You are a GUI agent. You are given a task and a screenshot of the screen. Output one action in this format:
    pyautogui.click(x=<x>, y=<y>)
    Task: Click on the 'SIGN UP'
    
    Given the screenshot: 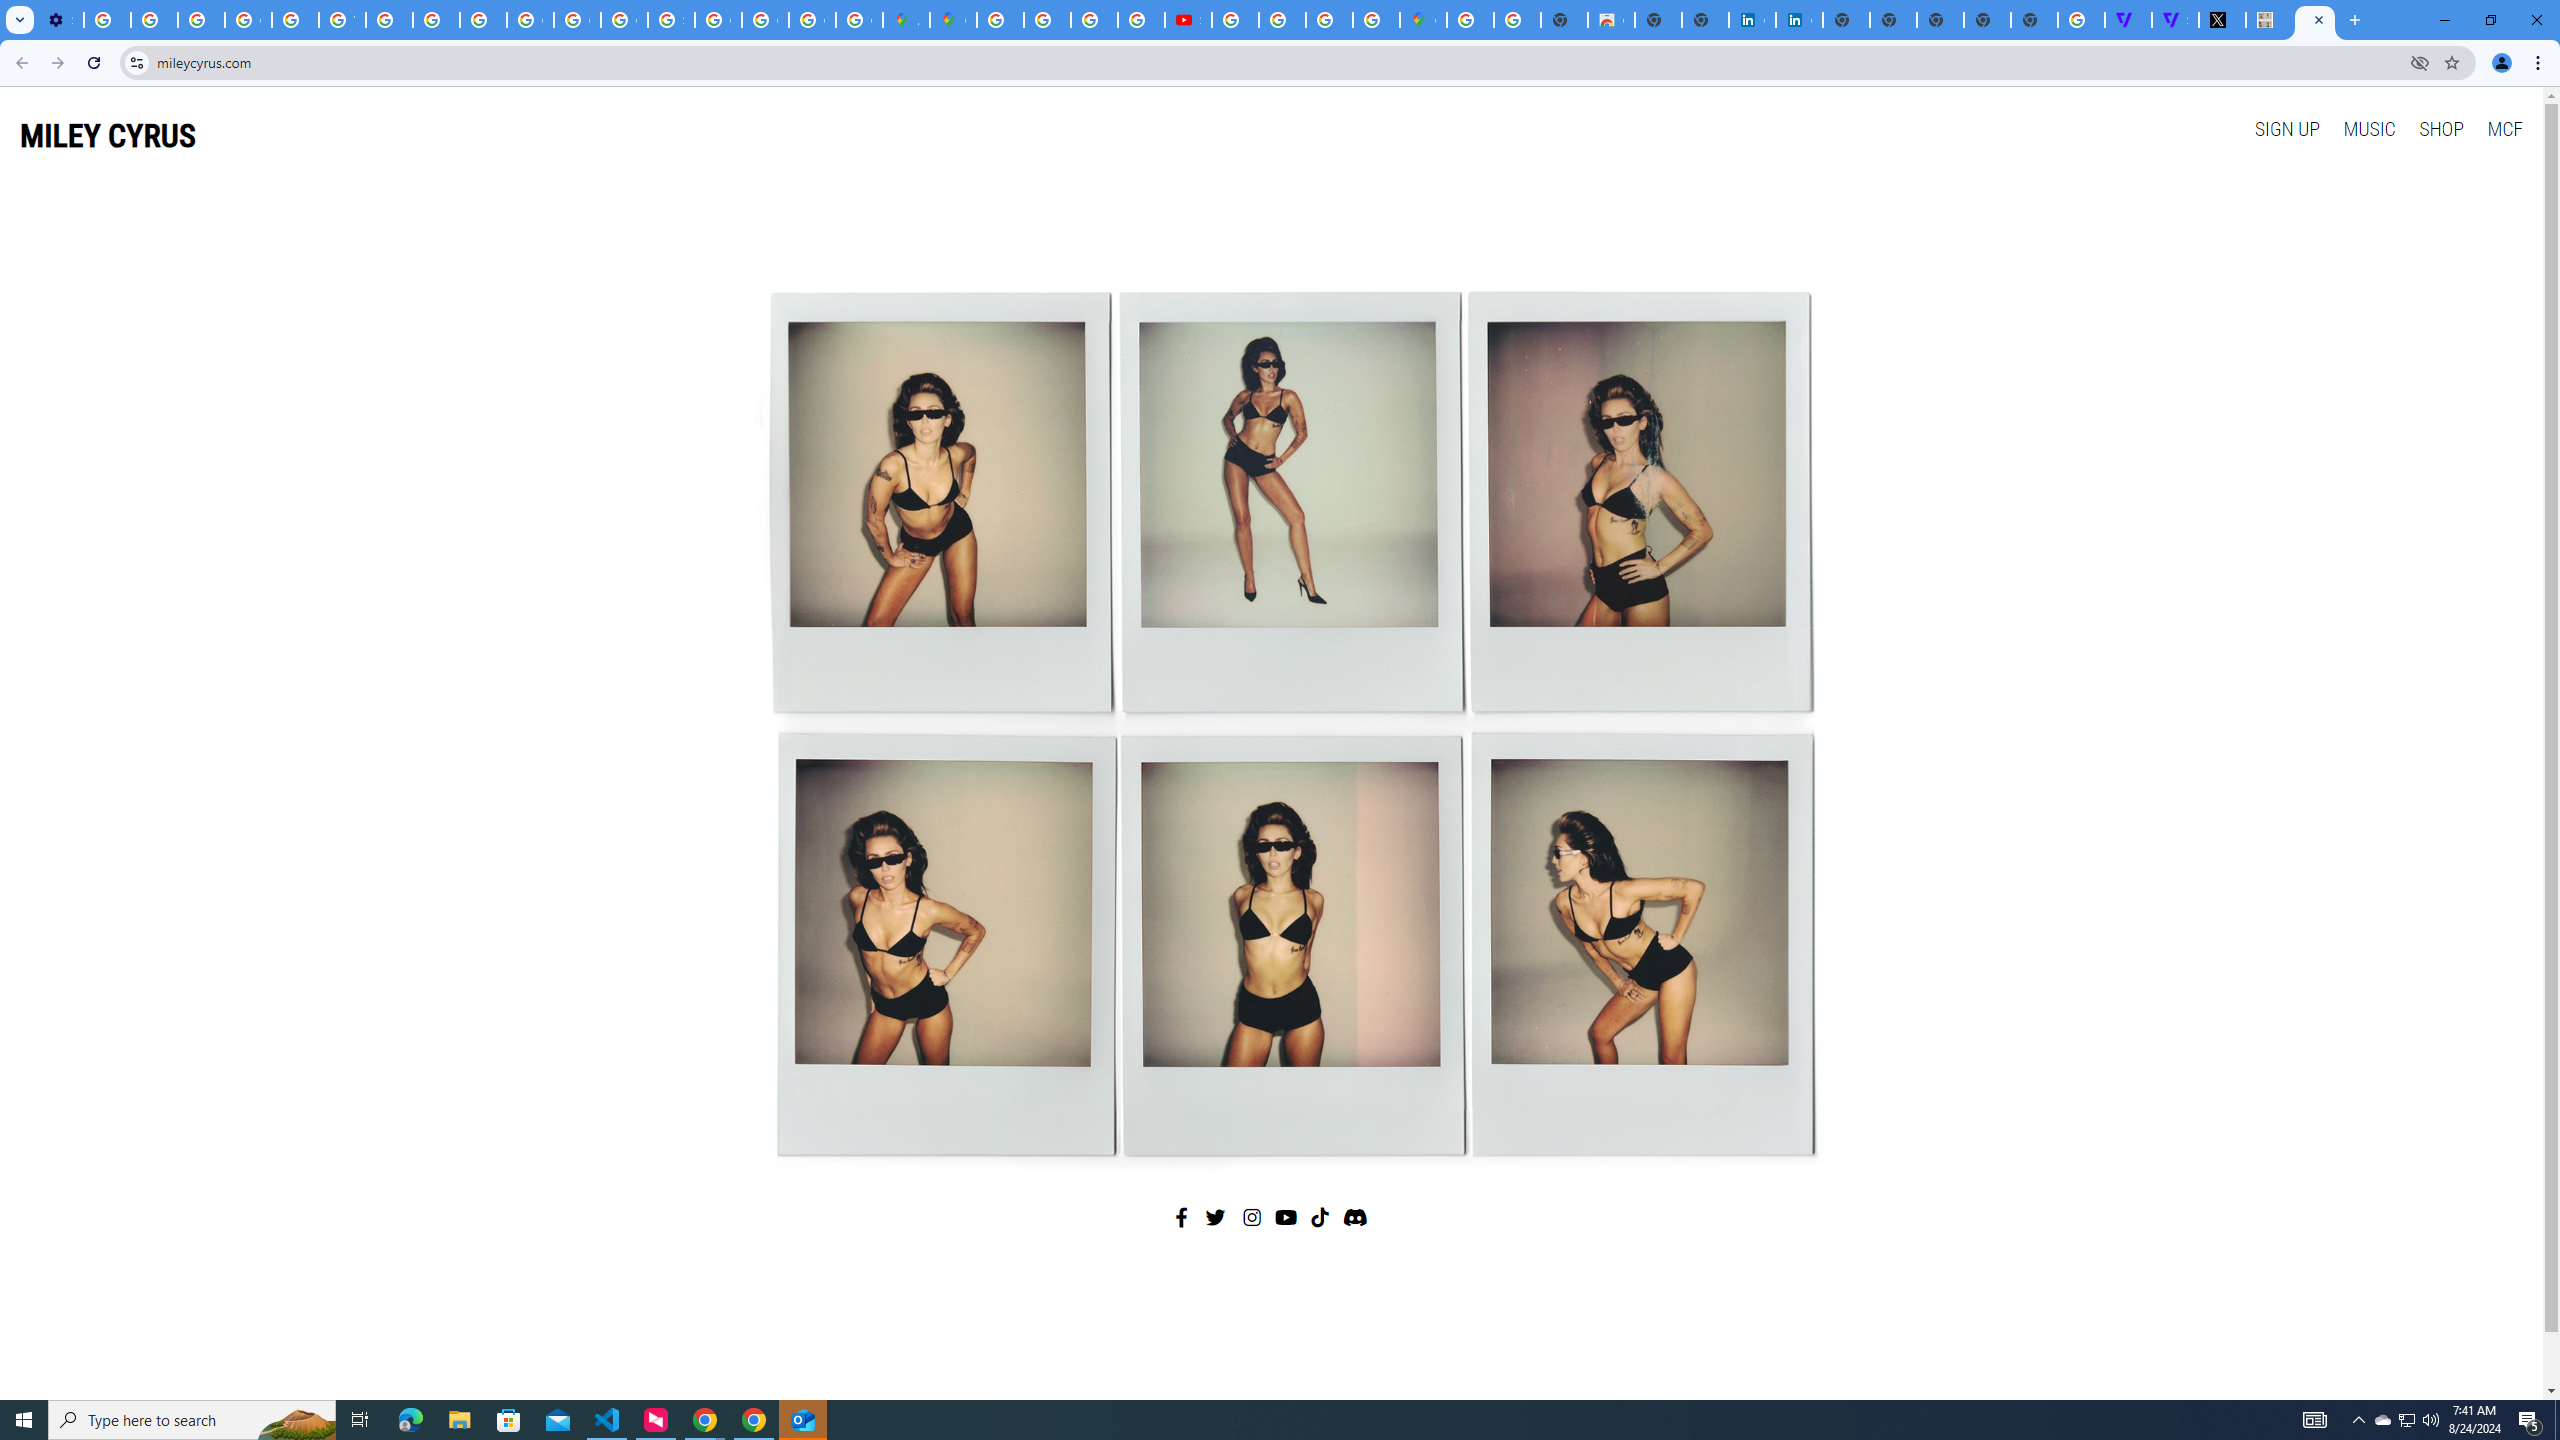 What is the action you would take?
    pyautogui.click(x=2286, y=127)
    